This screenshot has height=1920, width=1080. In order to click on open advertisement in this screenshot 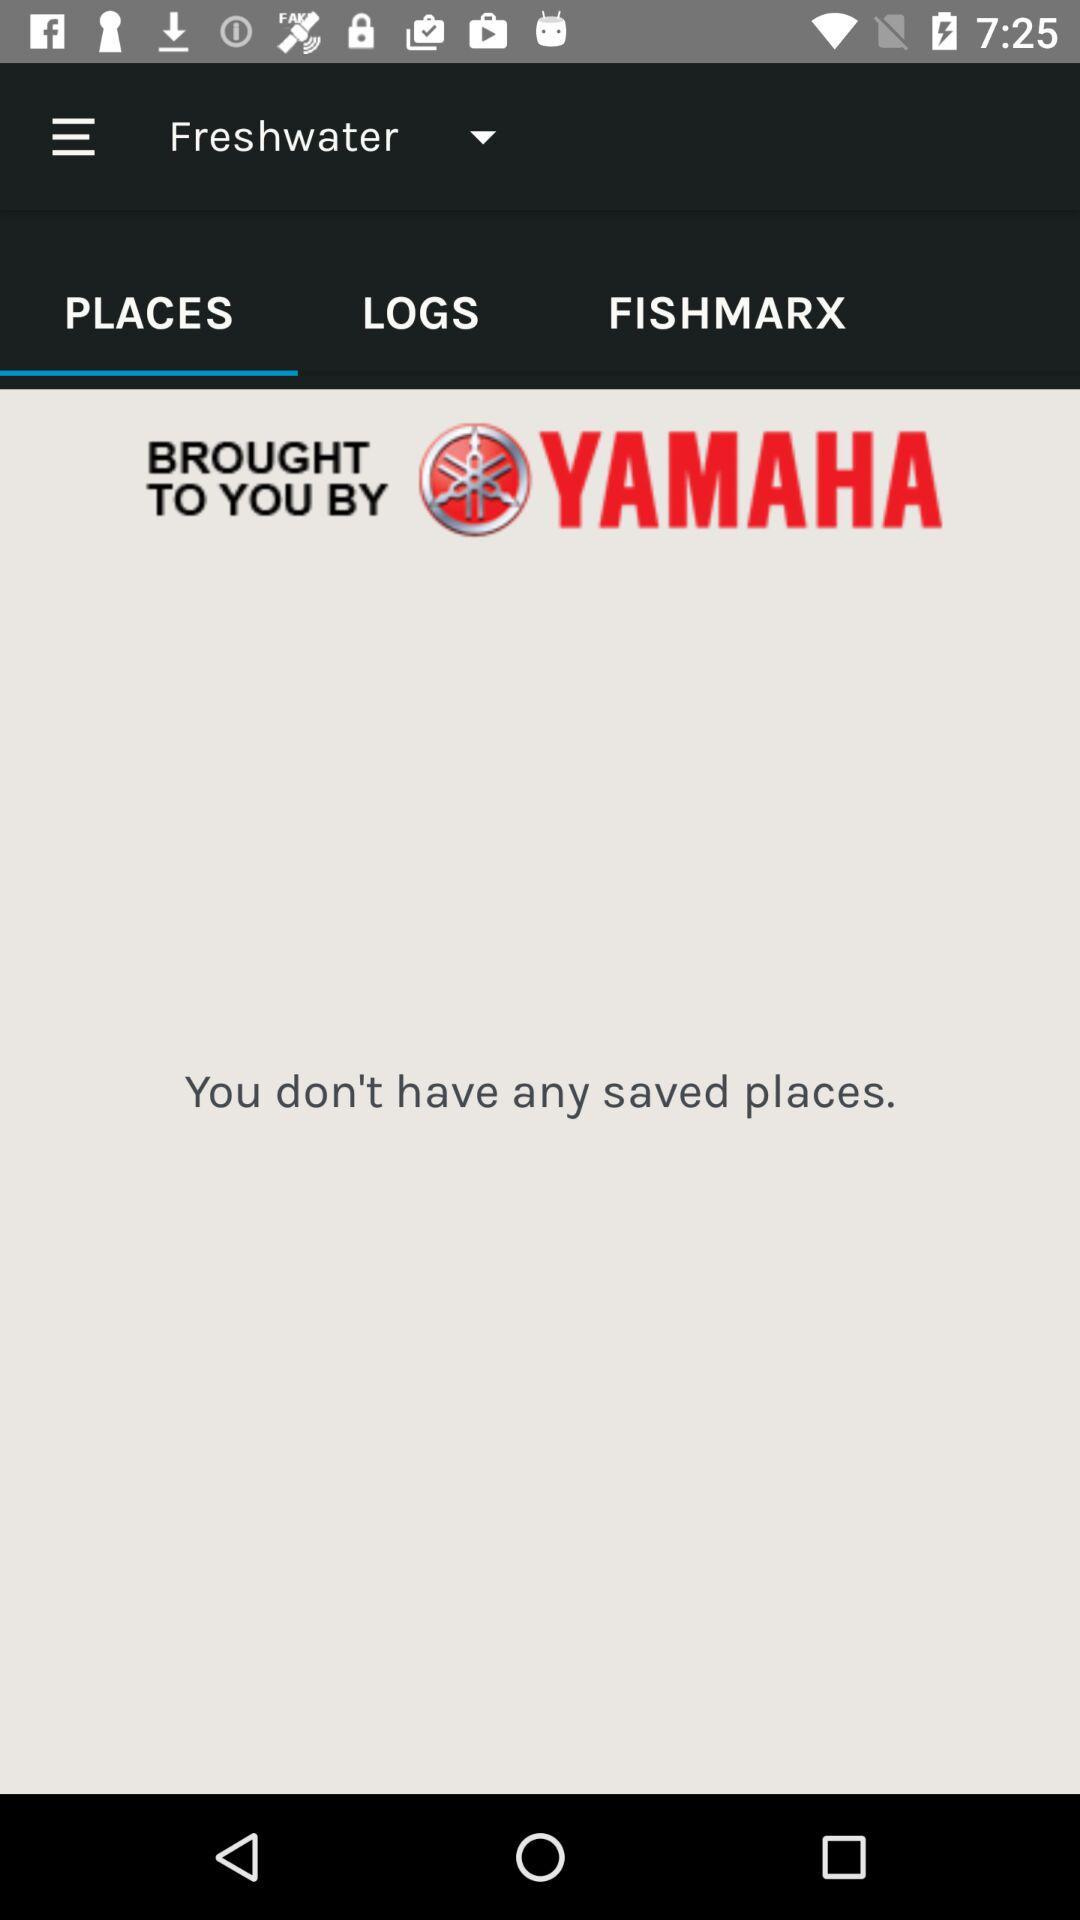, I will do `click(540, 481)`.